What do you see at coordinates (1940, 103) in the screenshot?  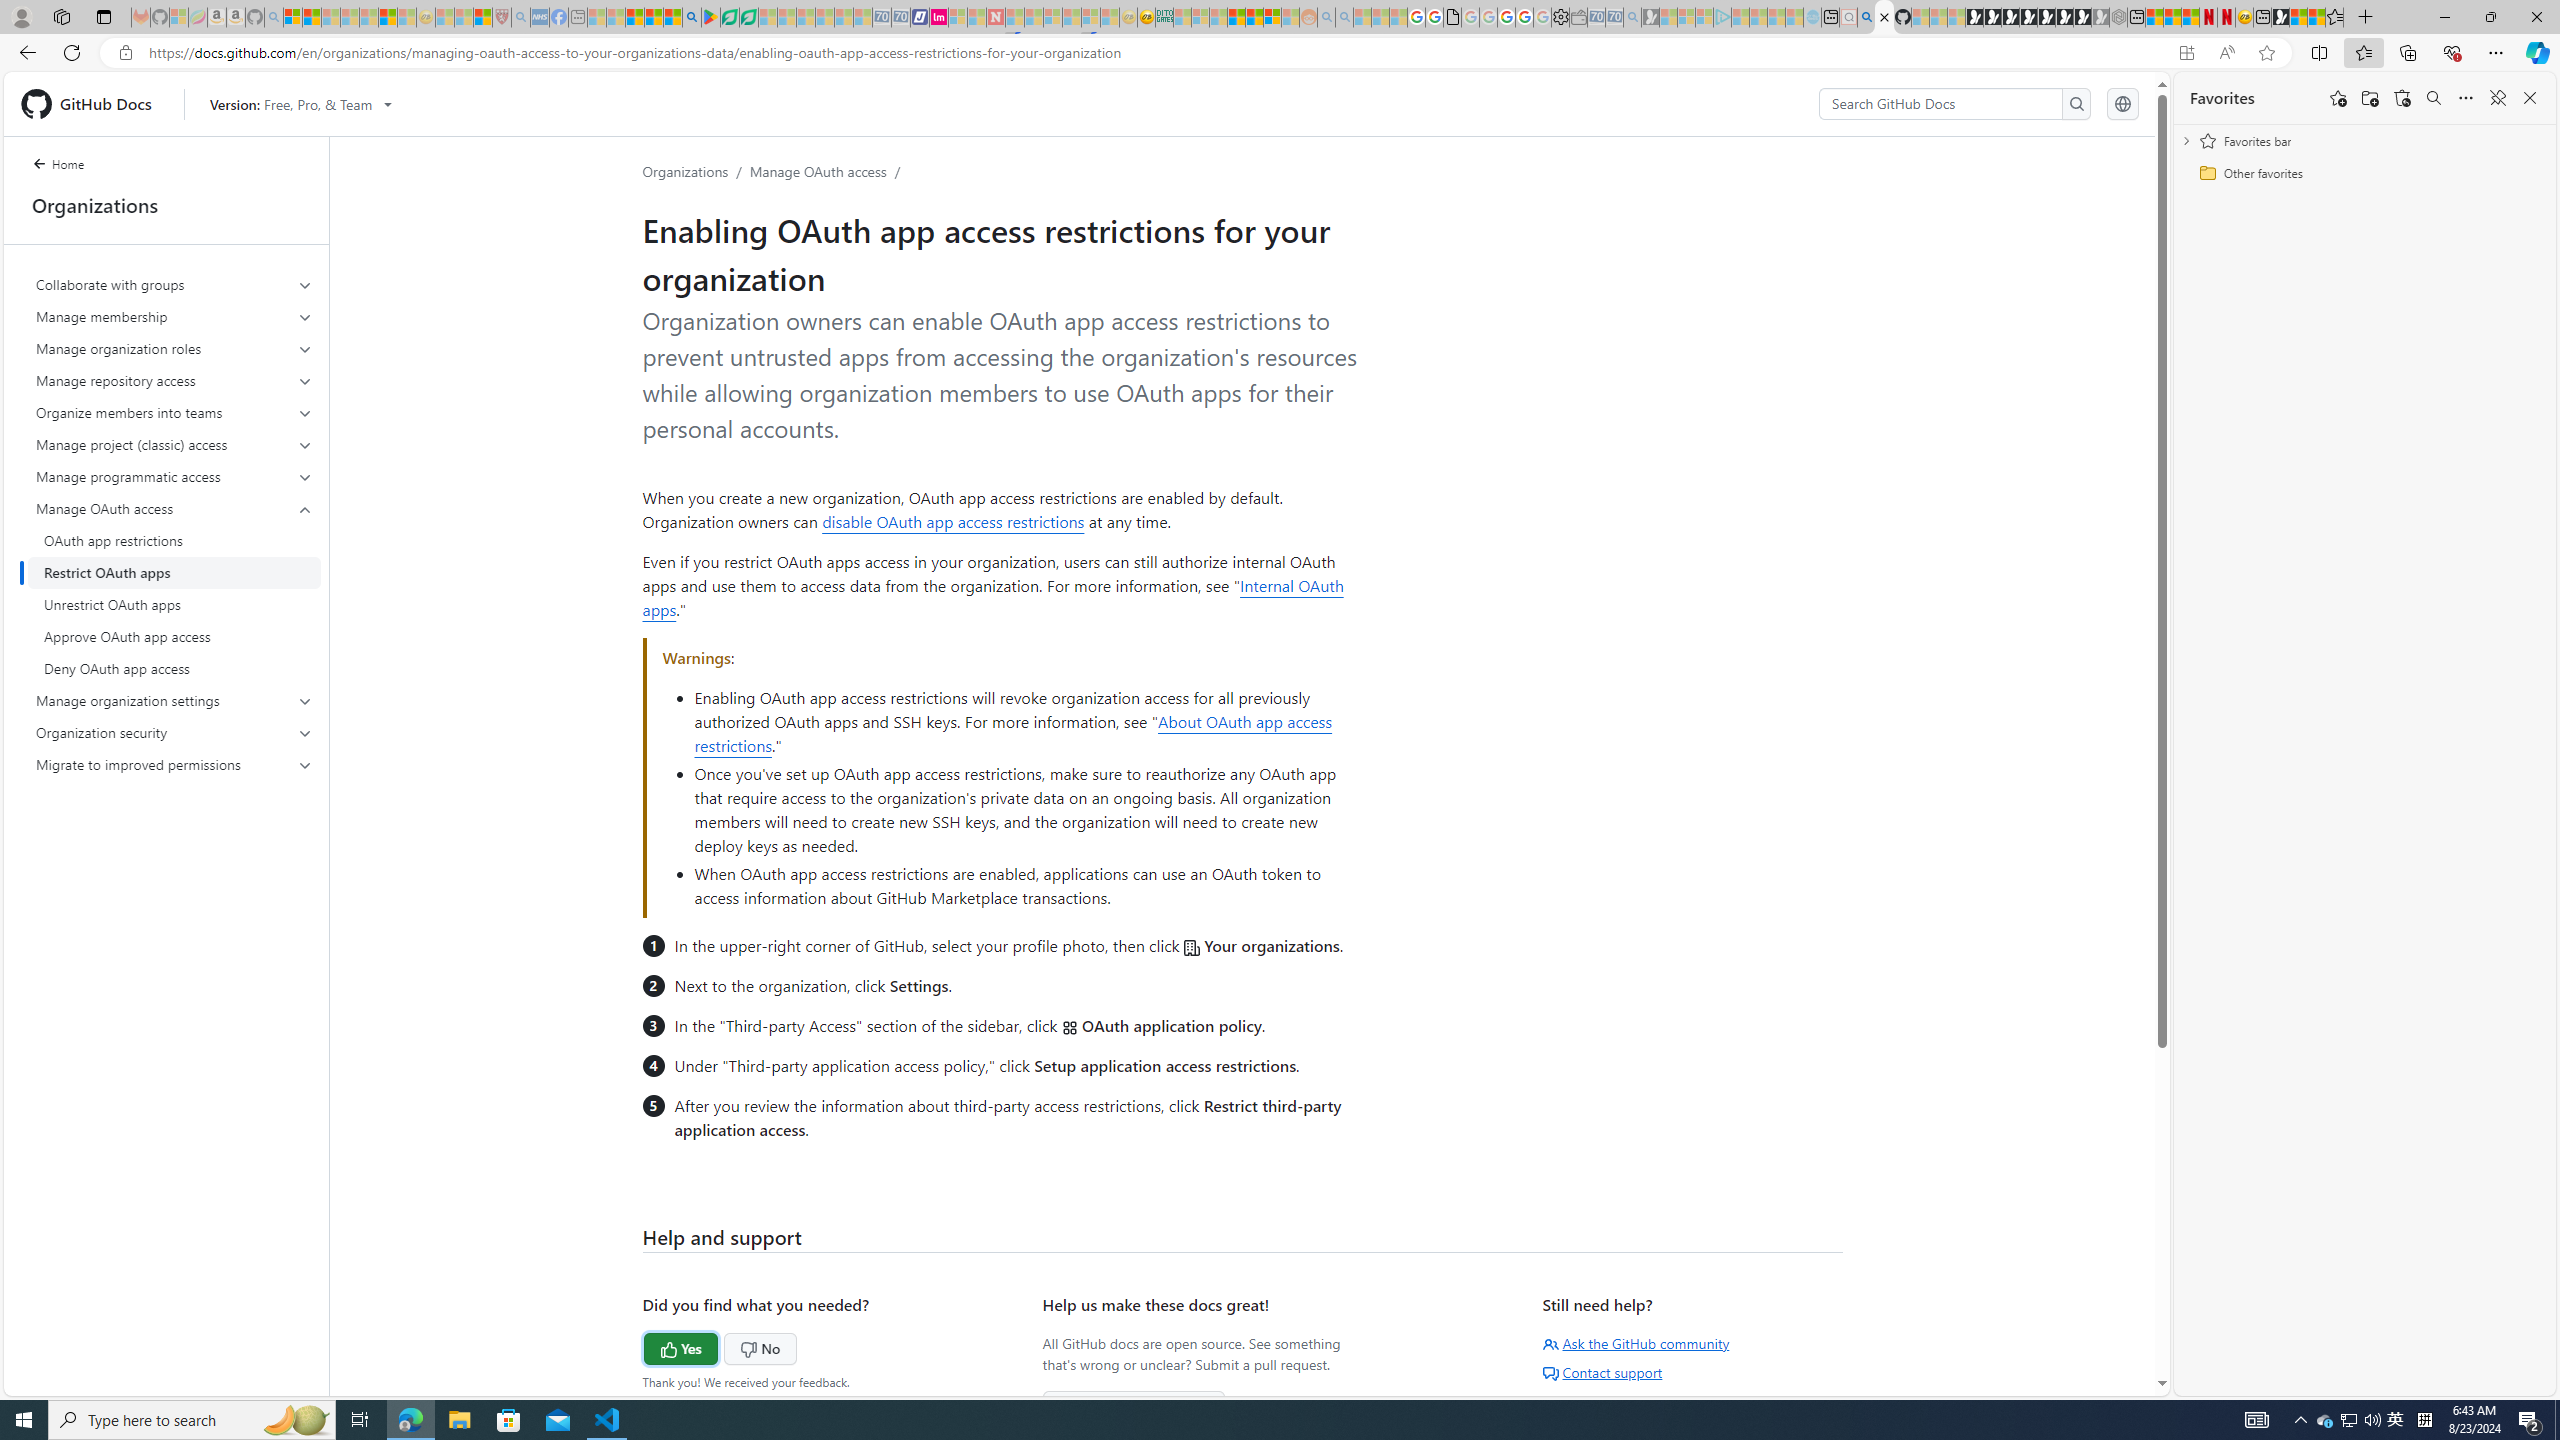 I see `'Search GitHub Docs'` at bounding box center [1940, 103].